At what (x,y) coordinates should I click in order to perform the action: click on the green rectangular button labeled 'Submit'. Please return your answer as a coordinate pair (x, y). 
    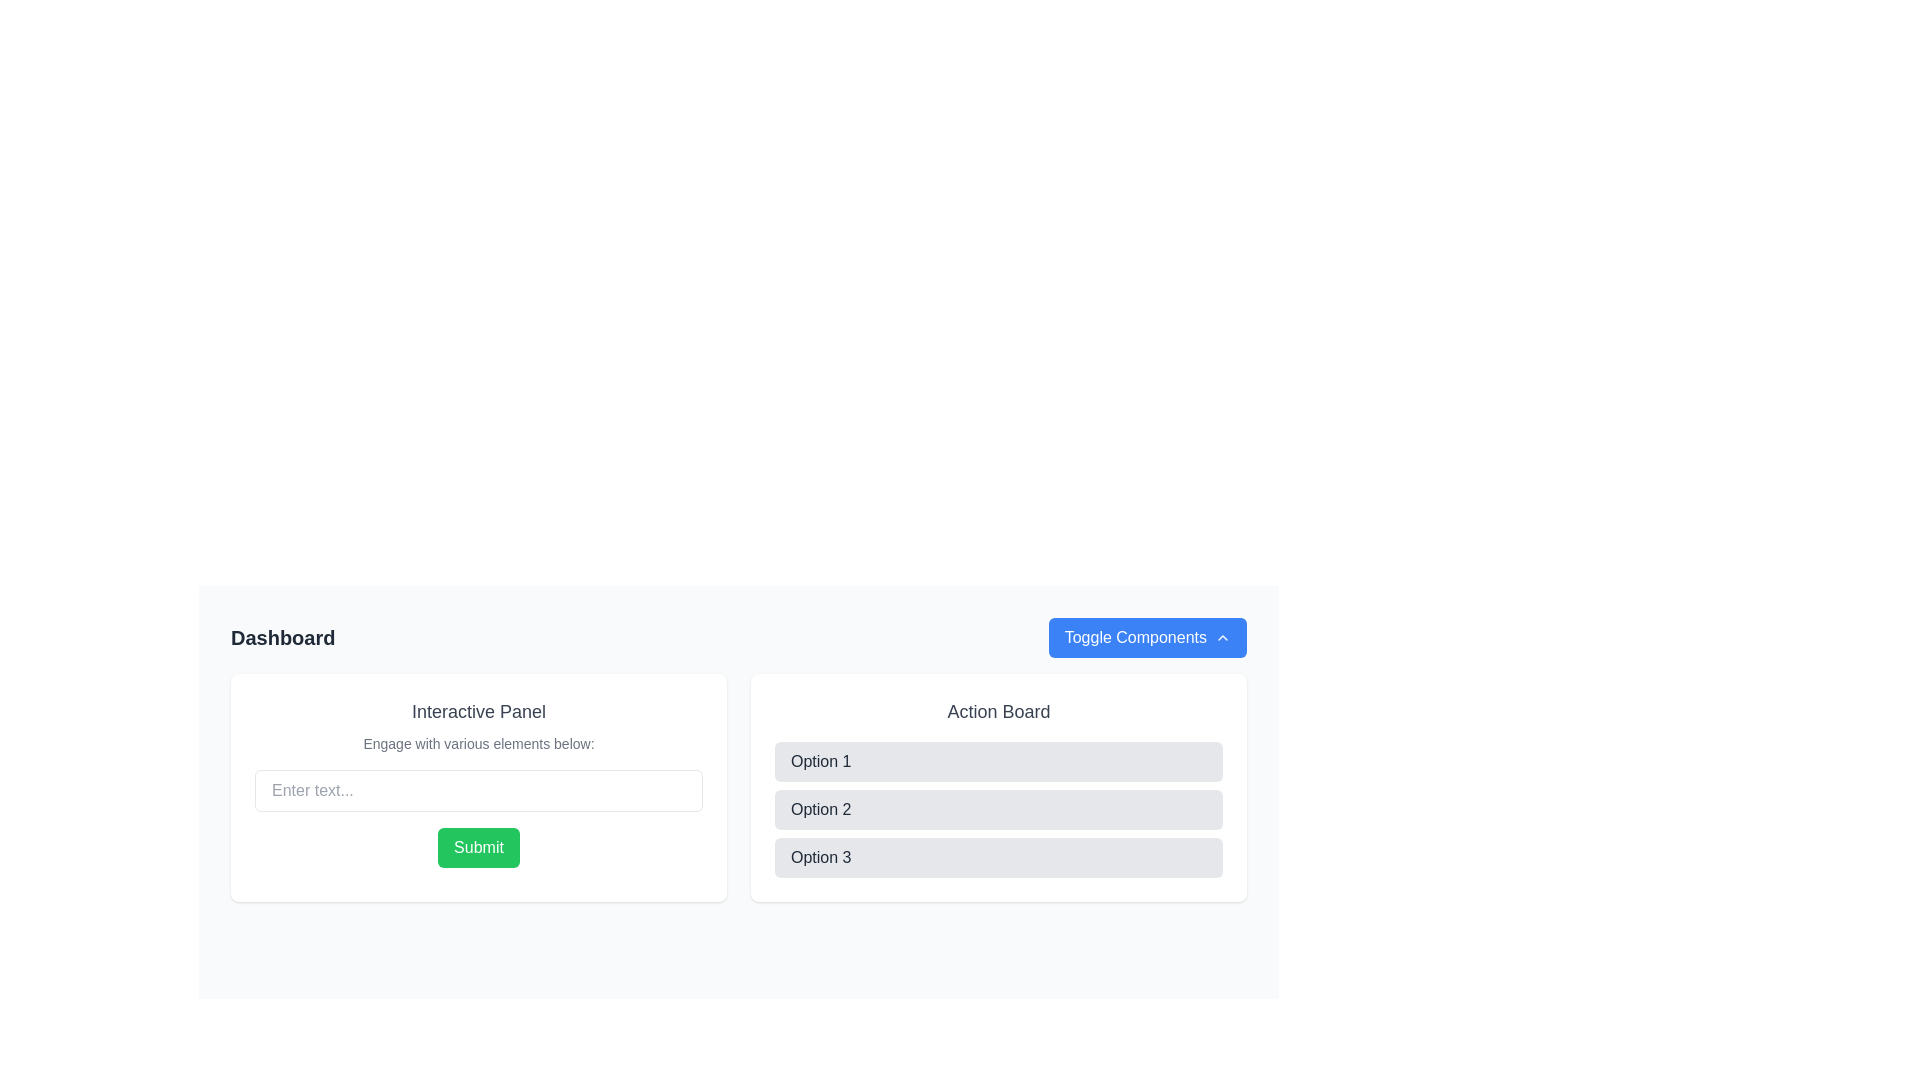
    Looking at the image, I should click on (478, 848).